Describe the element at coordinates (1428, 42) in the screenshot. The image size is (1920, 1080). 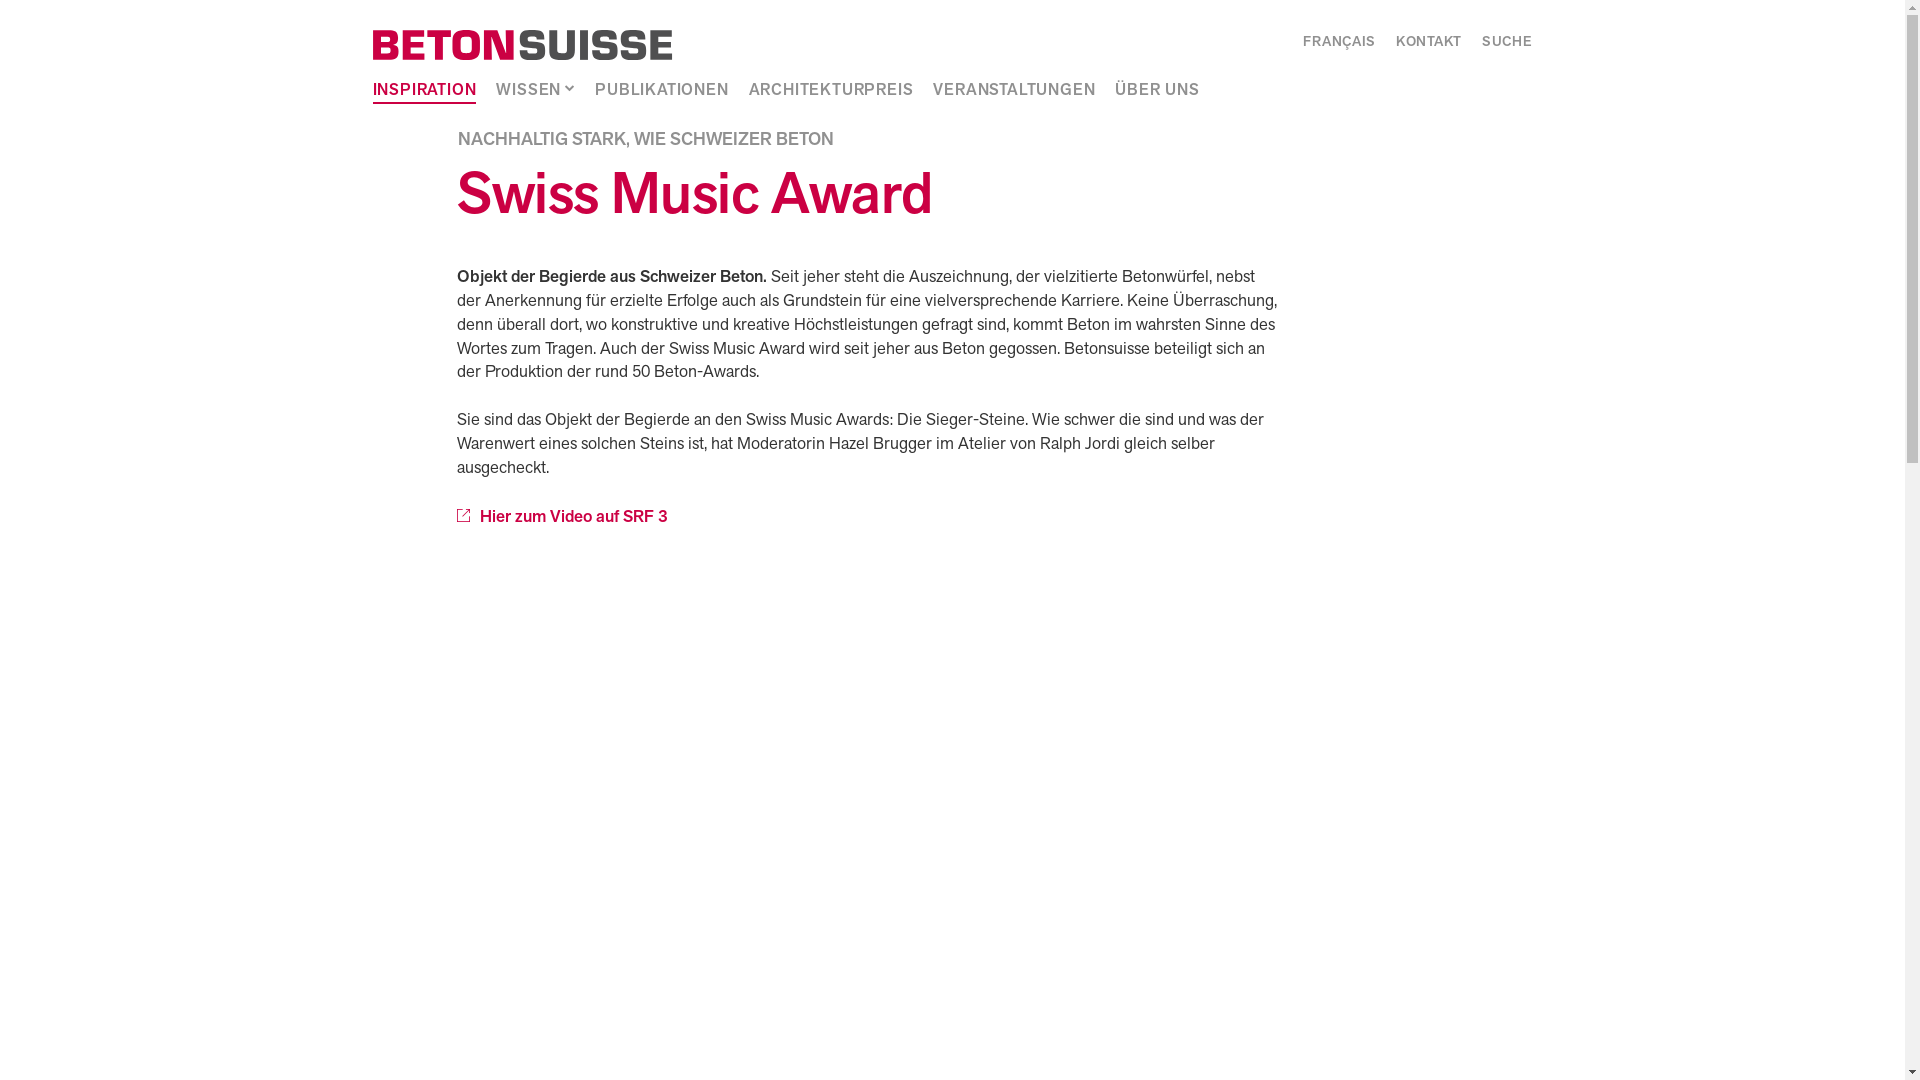
I see `'KONTAKT'` at that location.